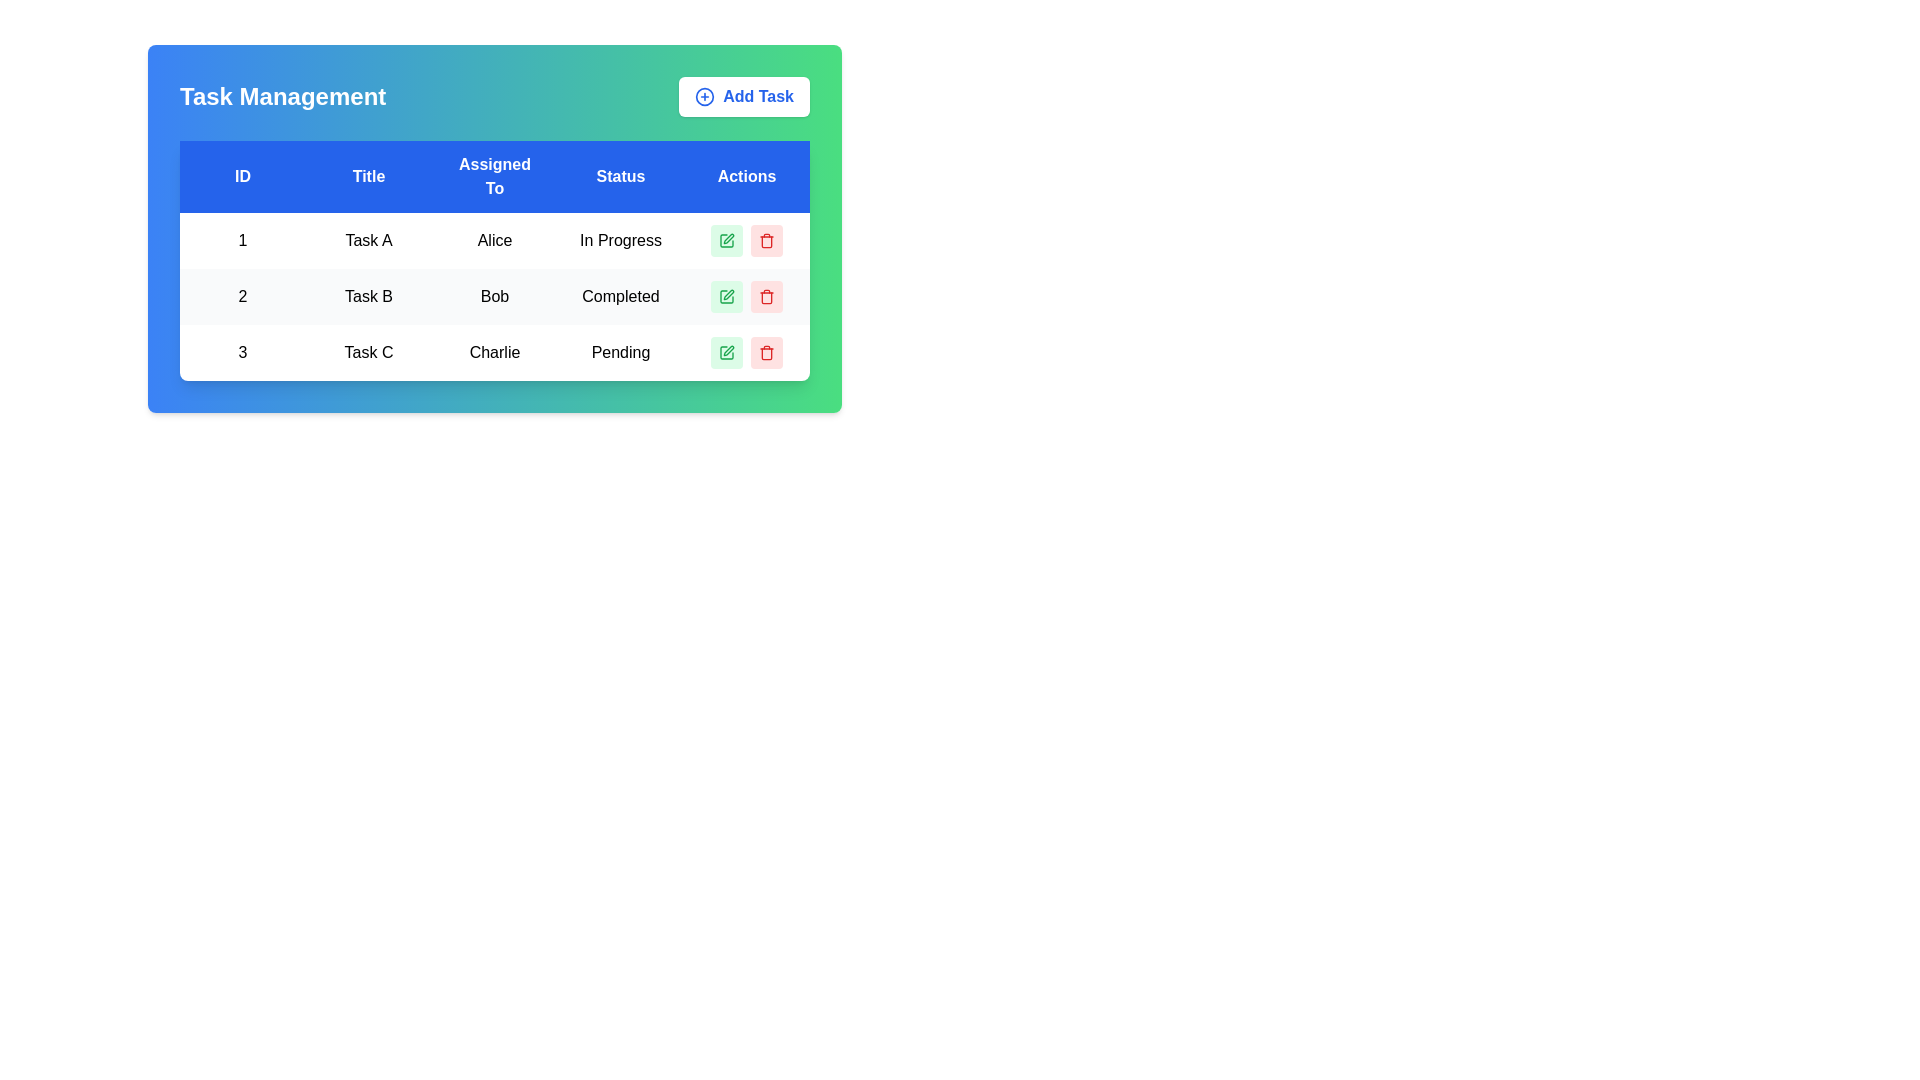 The image size is (1920, 1080). Describe the element at coordinates (725, 352) in the screenshot. I see `the edit icon button in the 'Actions' column of the task management table for Task C` at that location.